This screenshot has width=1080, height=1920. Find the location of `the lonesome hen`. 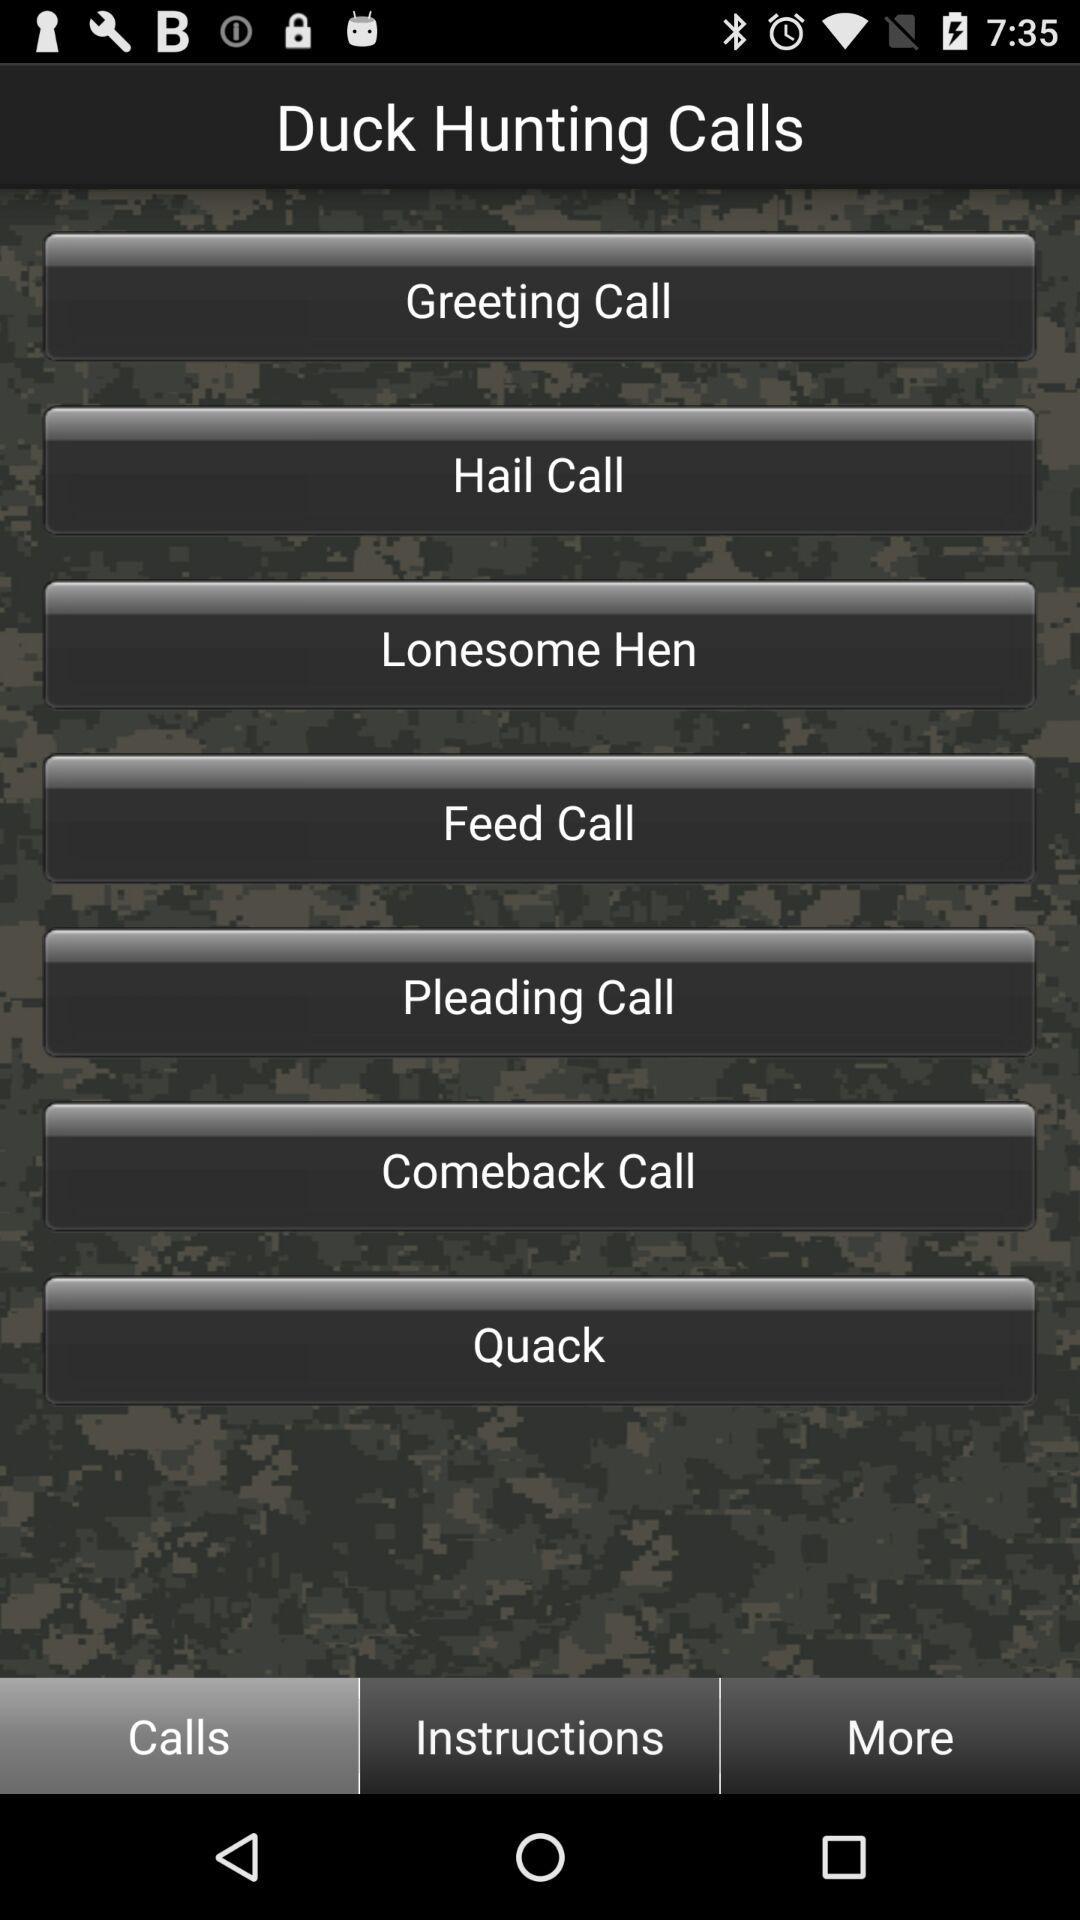

the lonesome hen is located at coordinates (540, 644).